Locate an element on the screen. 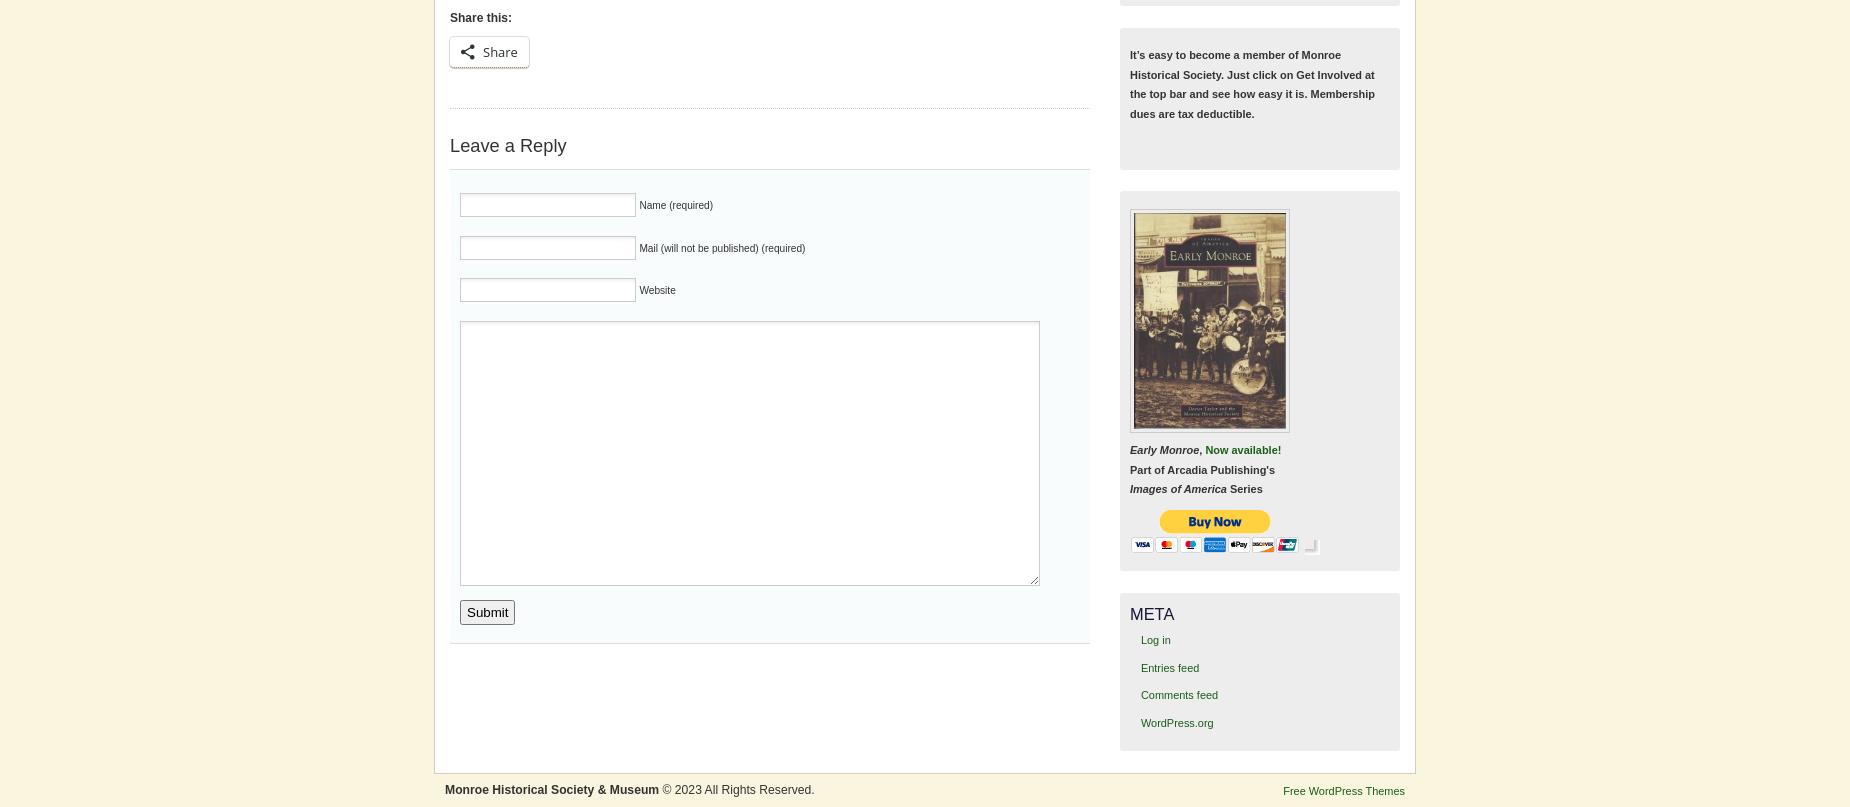 The image size is (1850, 807). 'Mail (will not be published) (required)' is located at coordinates (722, 246).